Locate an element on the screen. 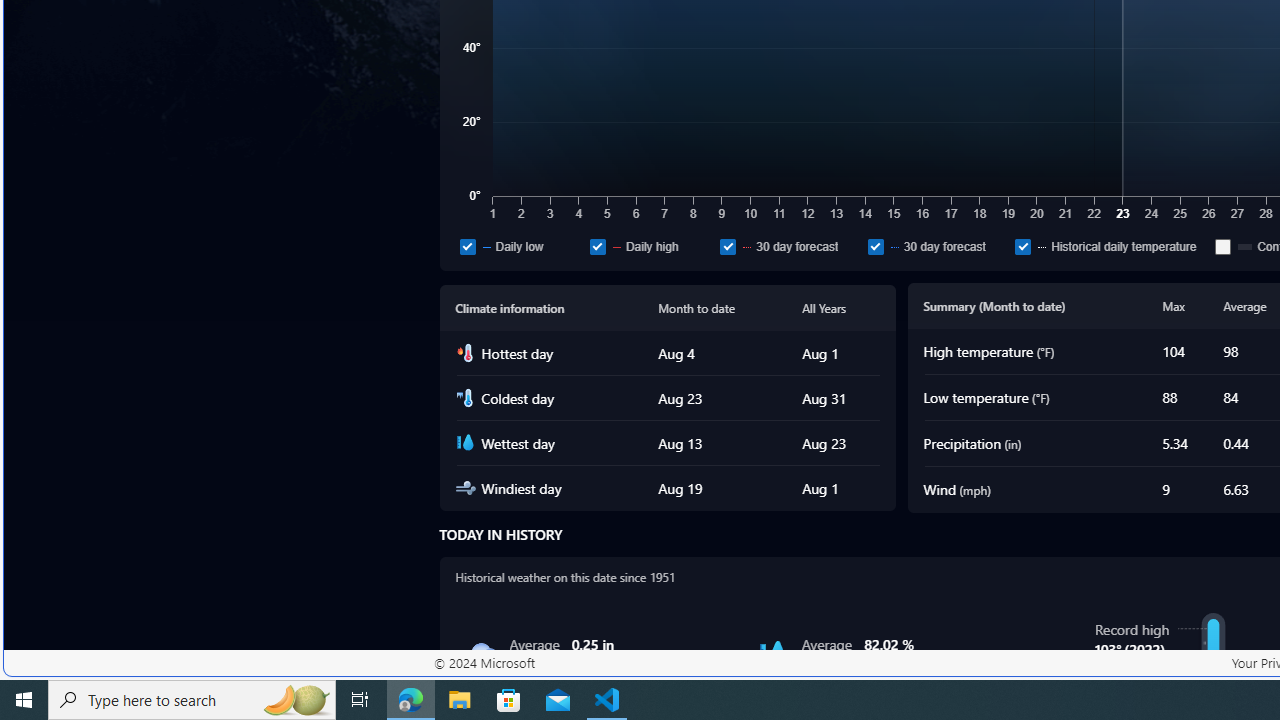  '30 day forecast' is located at coordinates (936, 245).